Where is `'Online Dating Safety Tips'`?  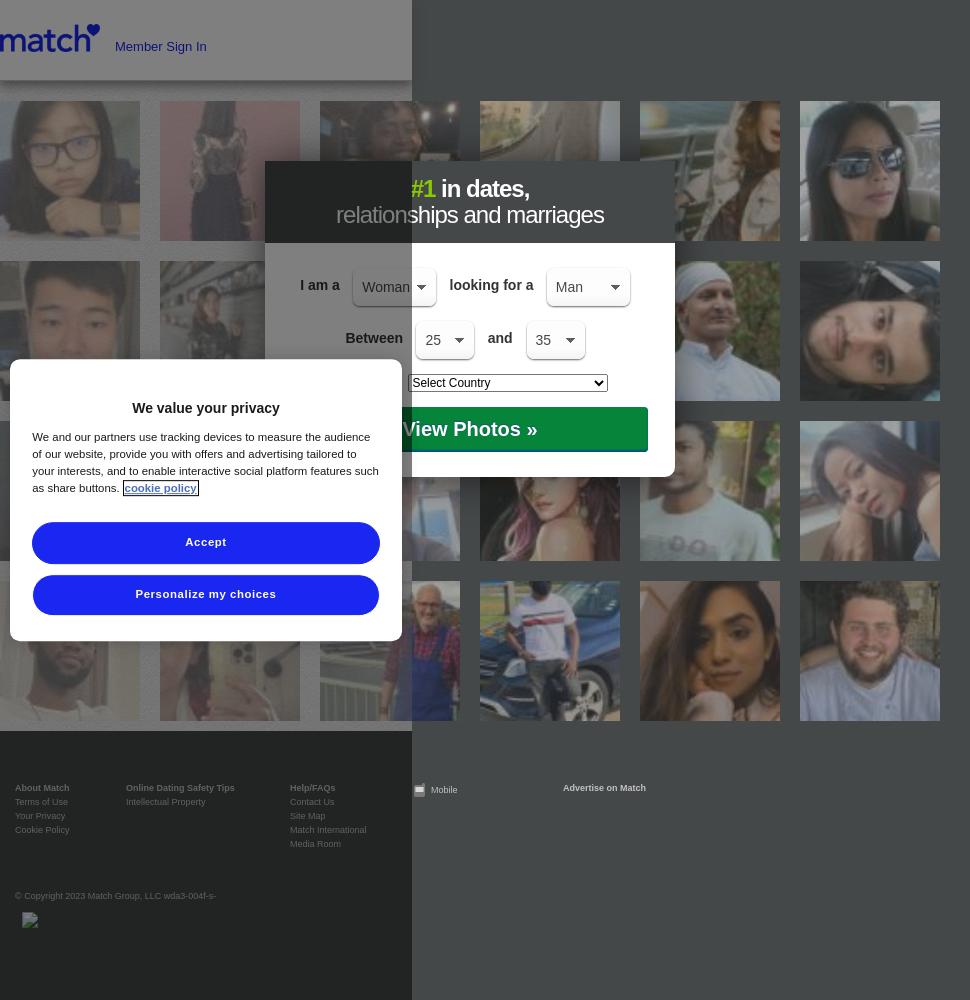 'Online Dating Safety Tips' is located at coordinates (179, 788).